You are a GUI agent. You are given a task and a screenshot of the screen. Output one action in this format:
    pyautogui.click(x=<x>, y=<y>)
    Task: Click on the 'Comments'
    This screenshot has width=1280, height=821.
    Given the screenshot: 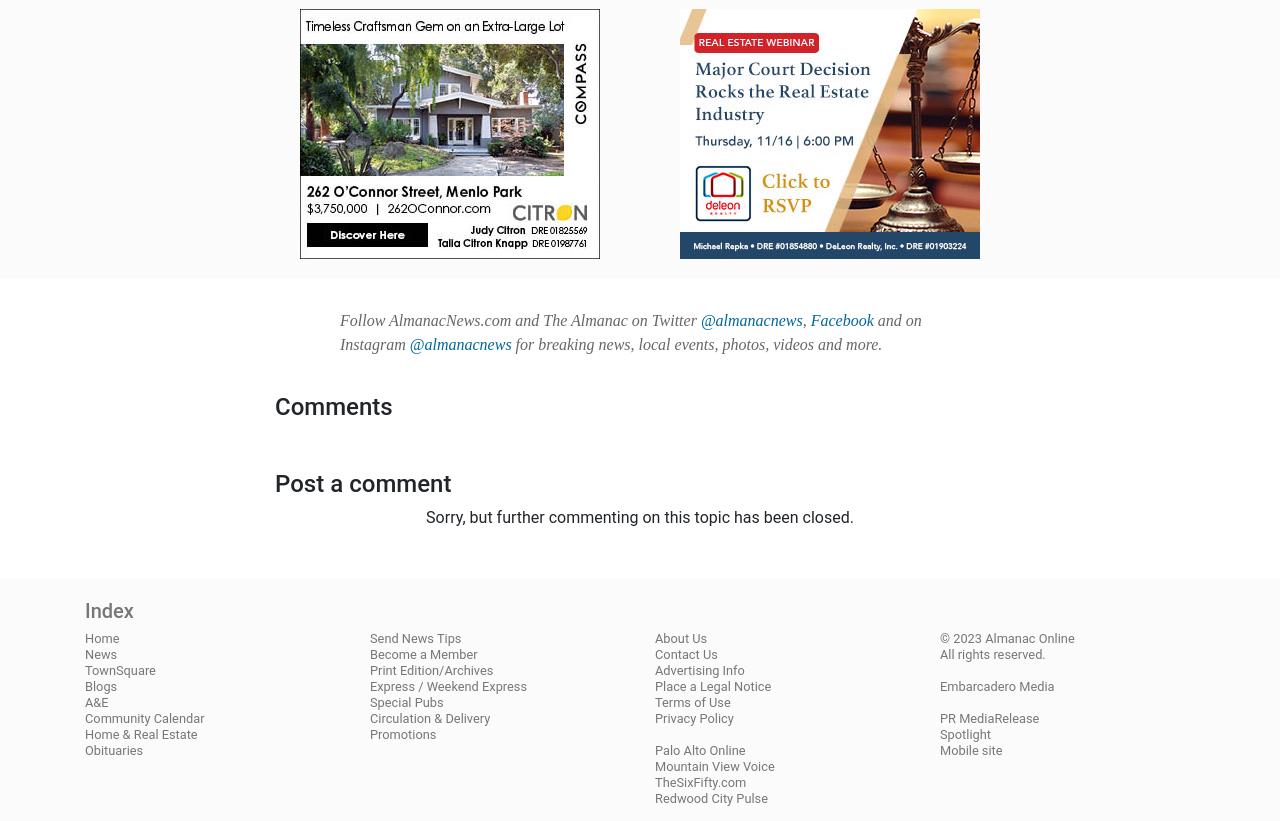 What is the action you would take?
    pyautogui.click(x=333, y=405)
    